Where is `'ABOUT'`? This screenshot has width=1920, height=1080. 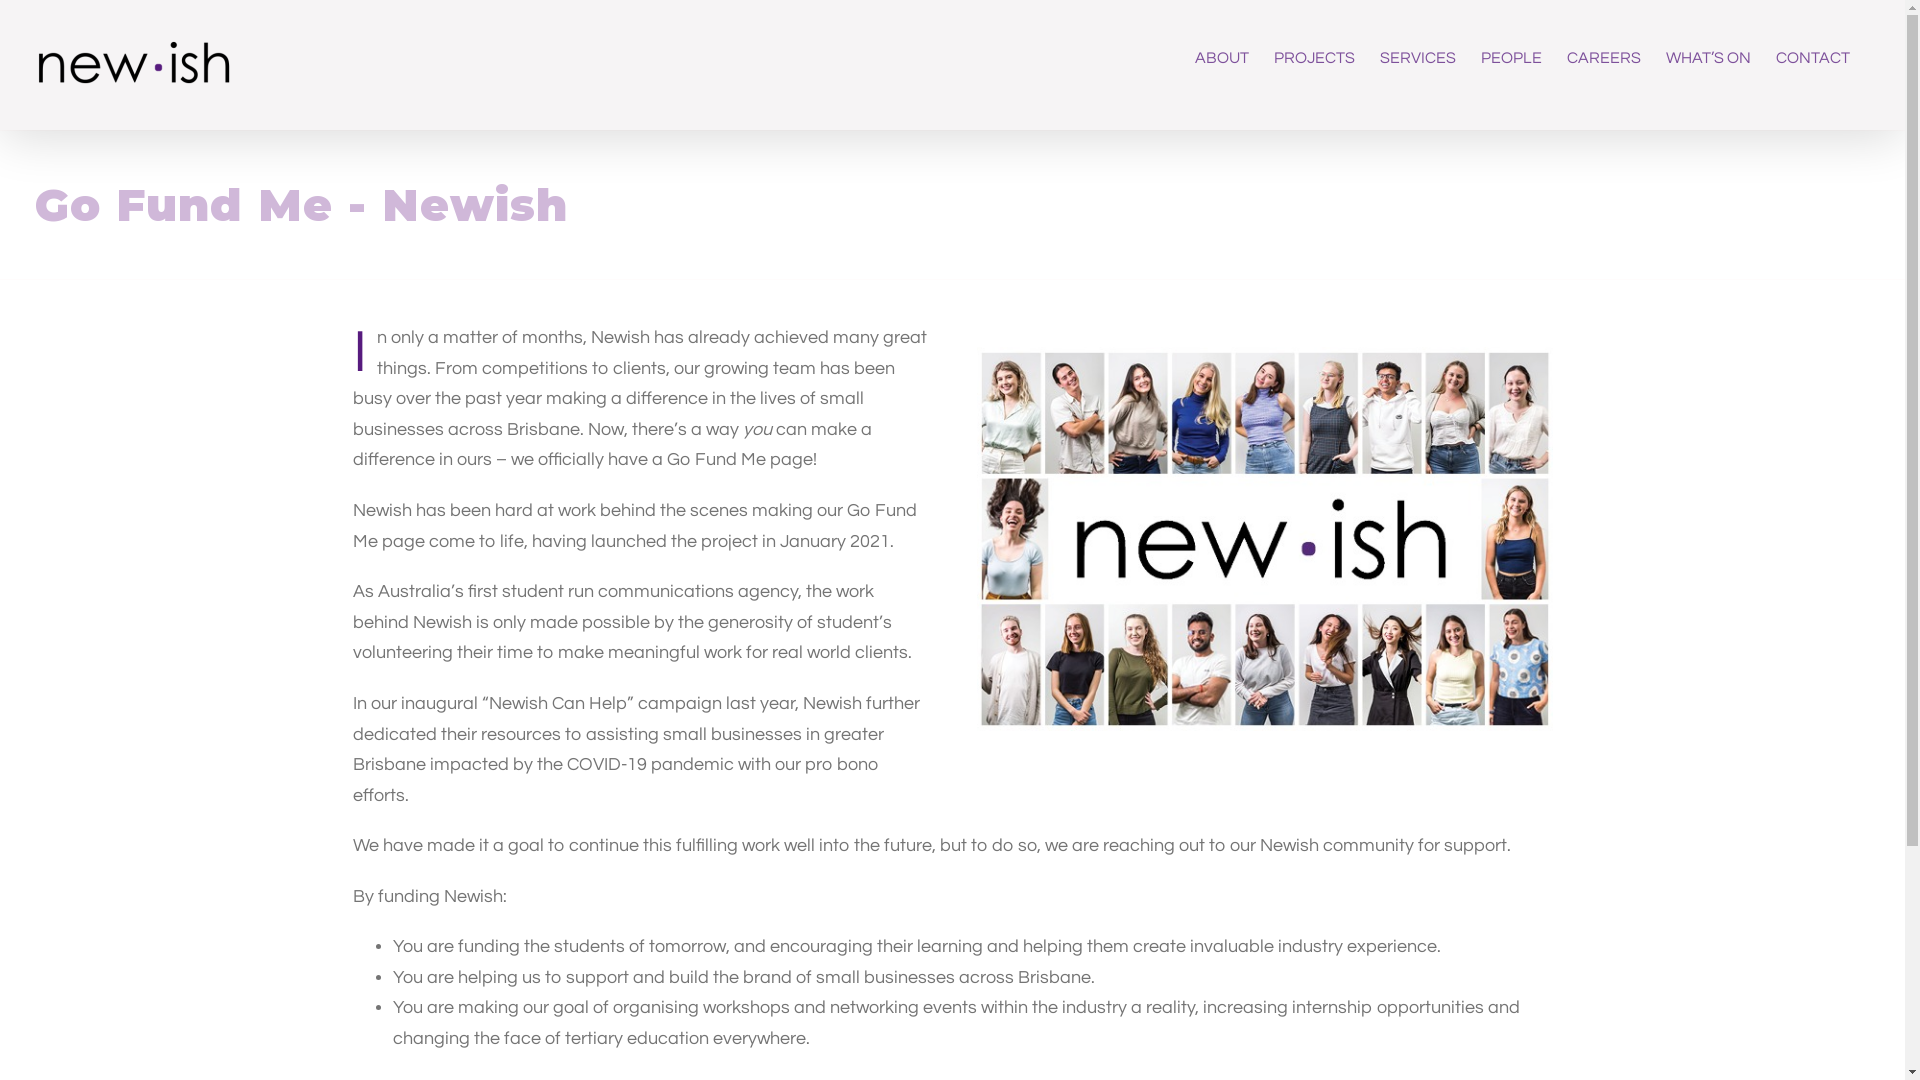
'ABOUT' is located at coordinates (1221, 56).